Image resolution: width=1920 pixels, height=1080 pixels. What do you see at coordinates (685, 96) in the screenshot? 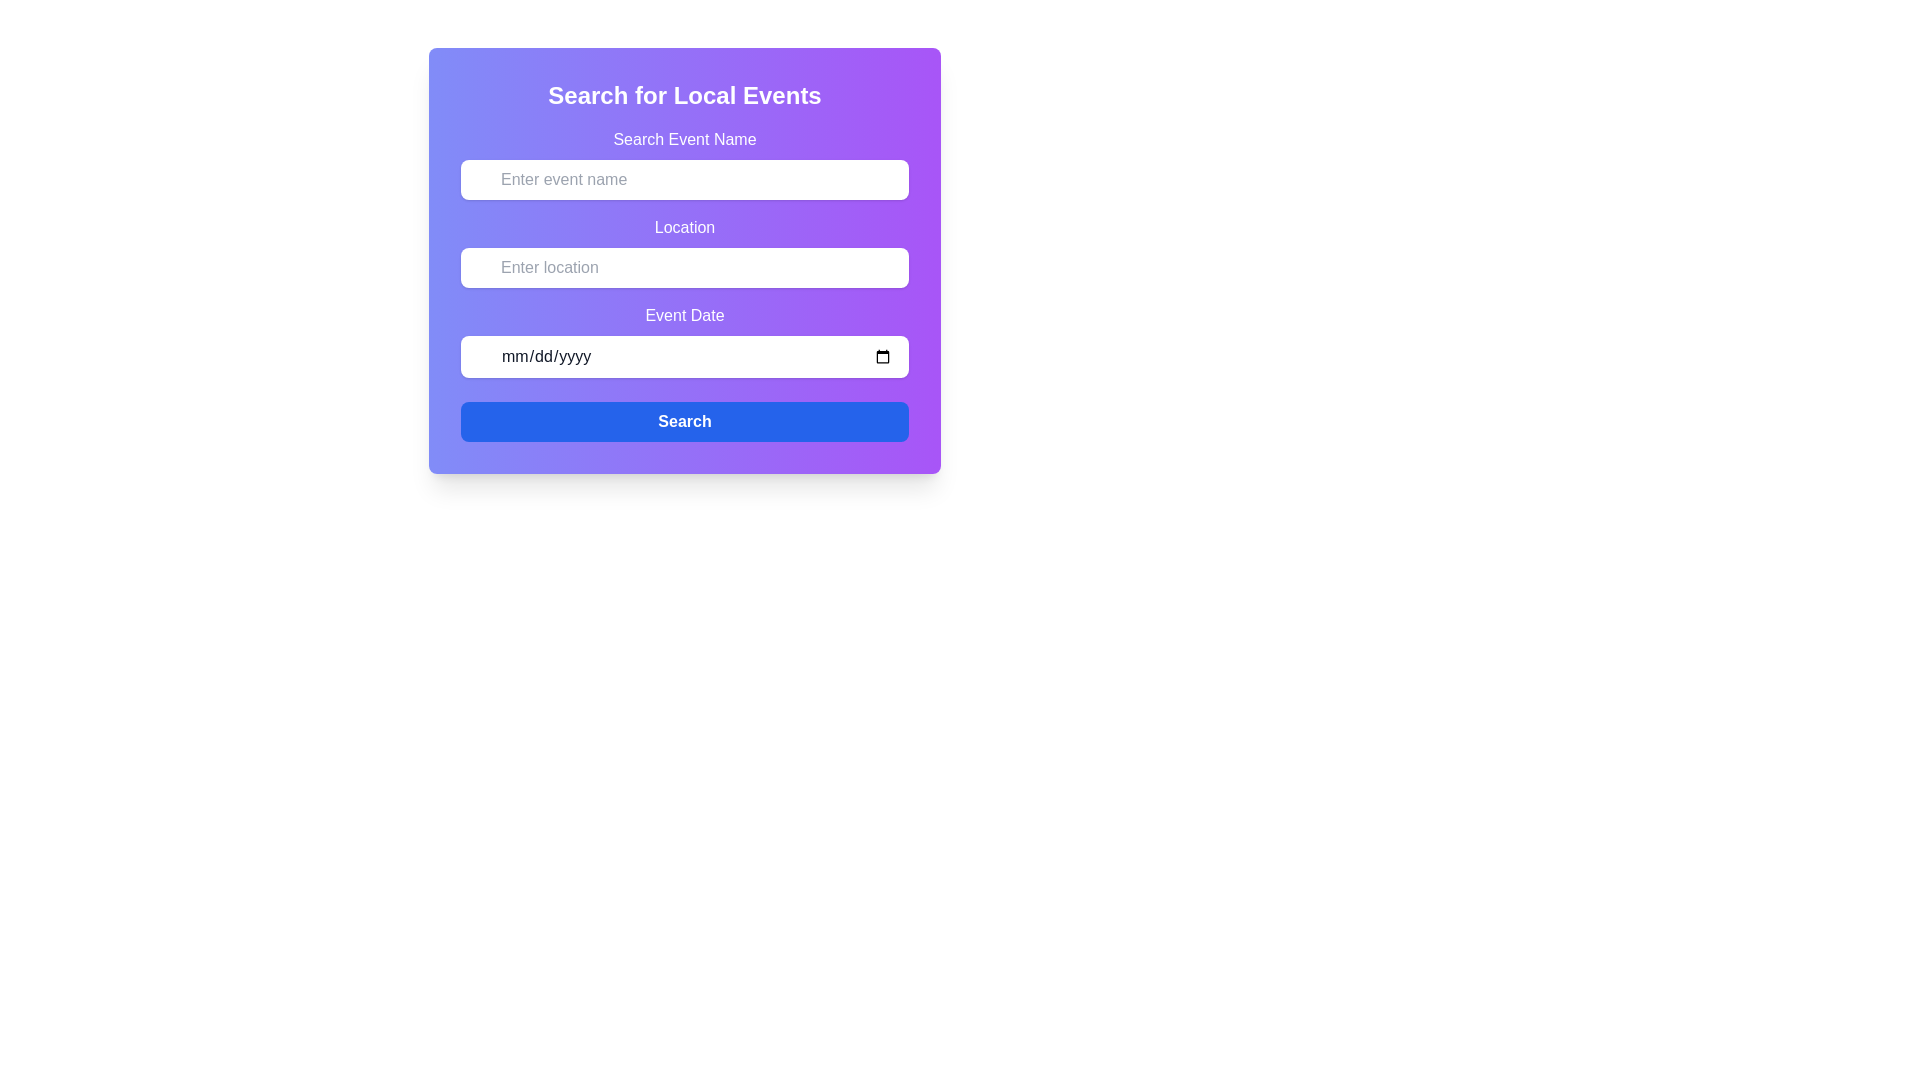
I see `the text heading that displays 'Search for Local Events', which is centered in a purple background gradient and serves as the main title of the interface` at bounding box center [685, 96].